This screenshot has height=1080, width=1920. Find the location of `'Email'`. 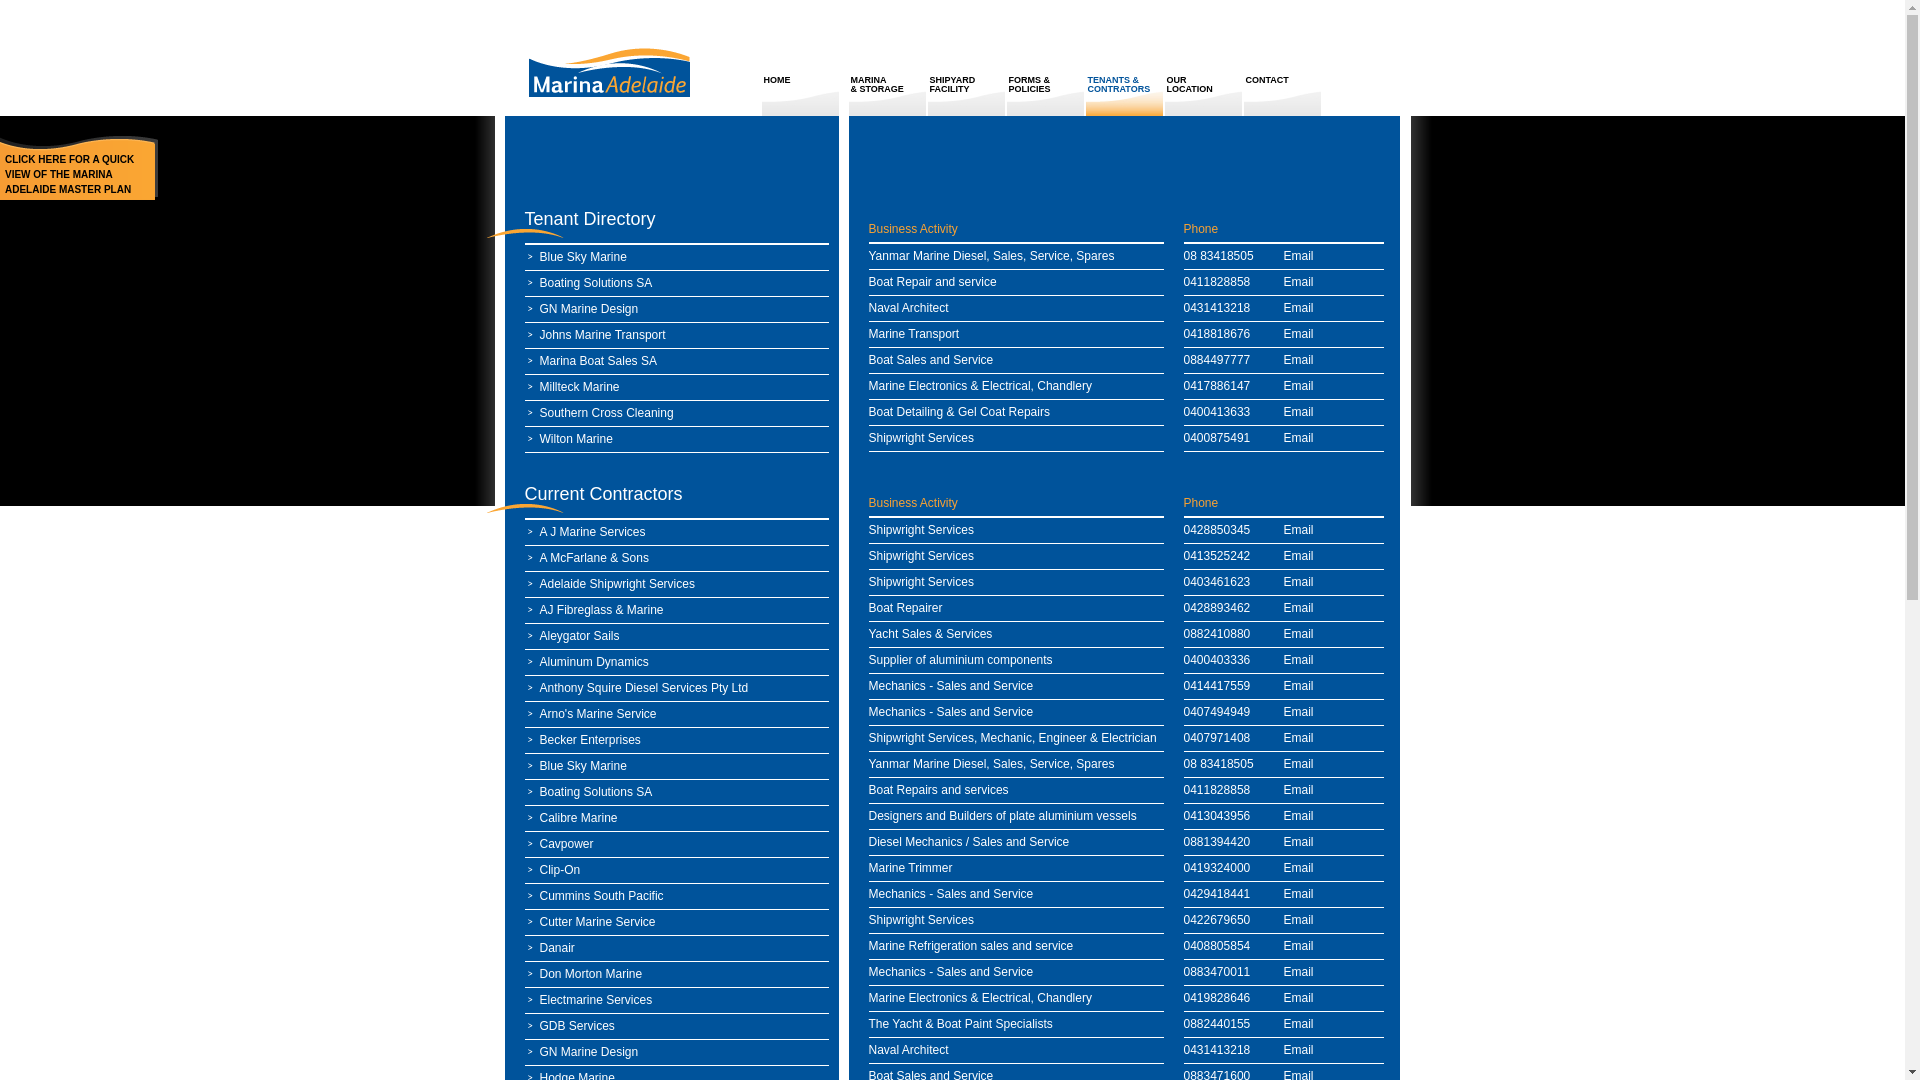

'Email' is located at coordinates (1283, 816).